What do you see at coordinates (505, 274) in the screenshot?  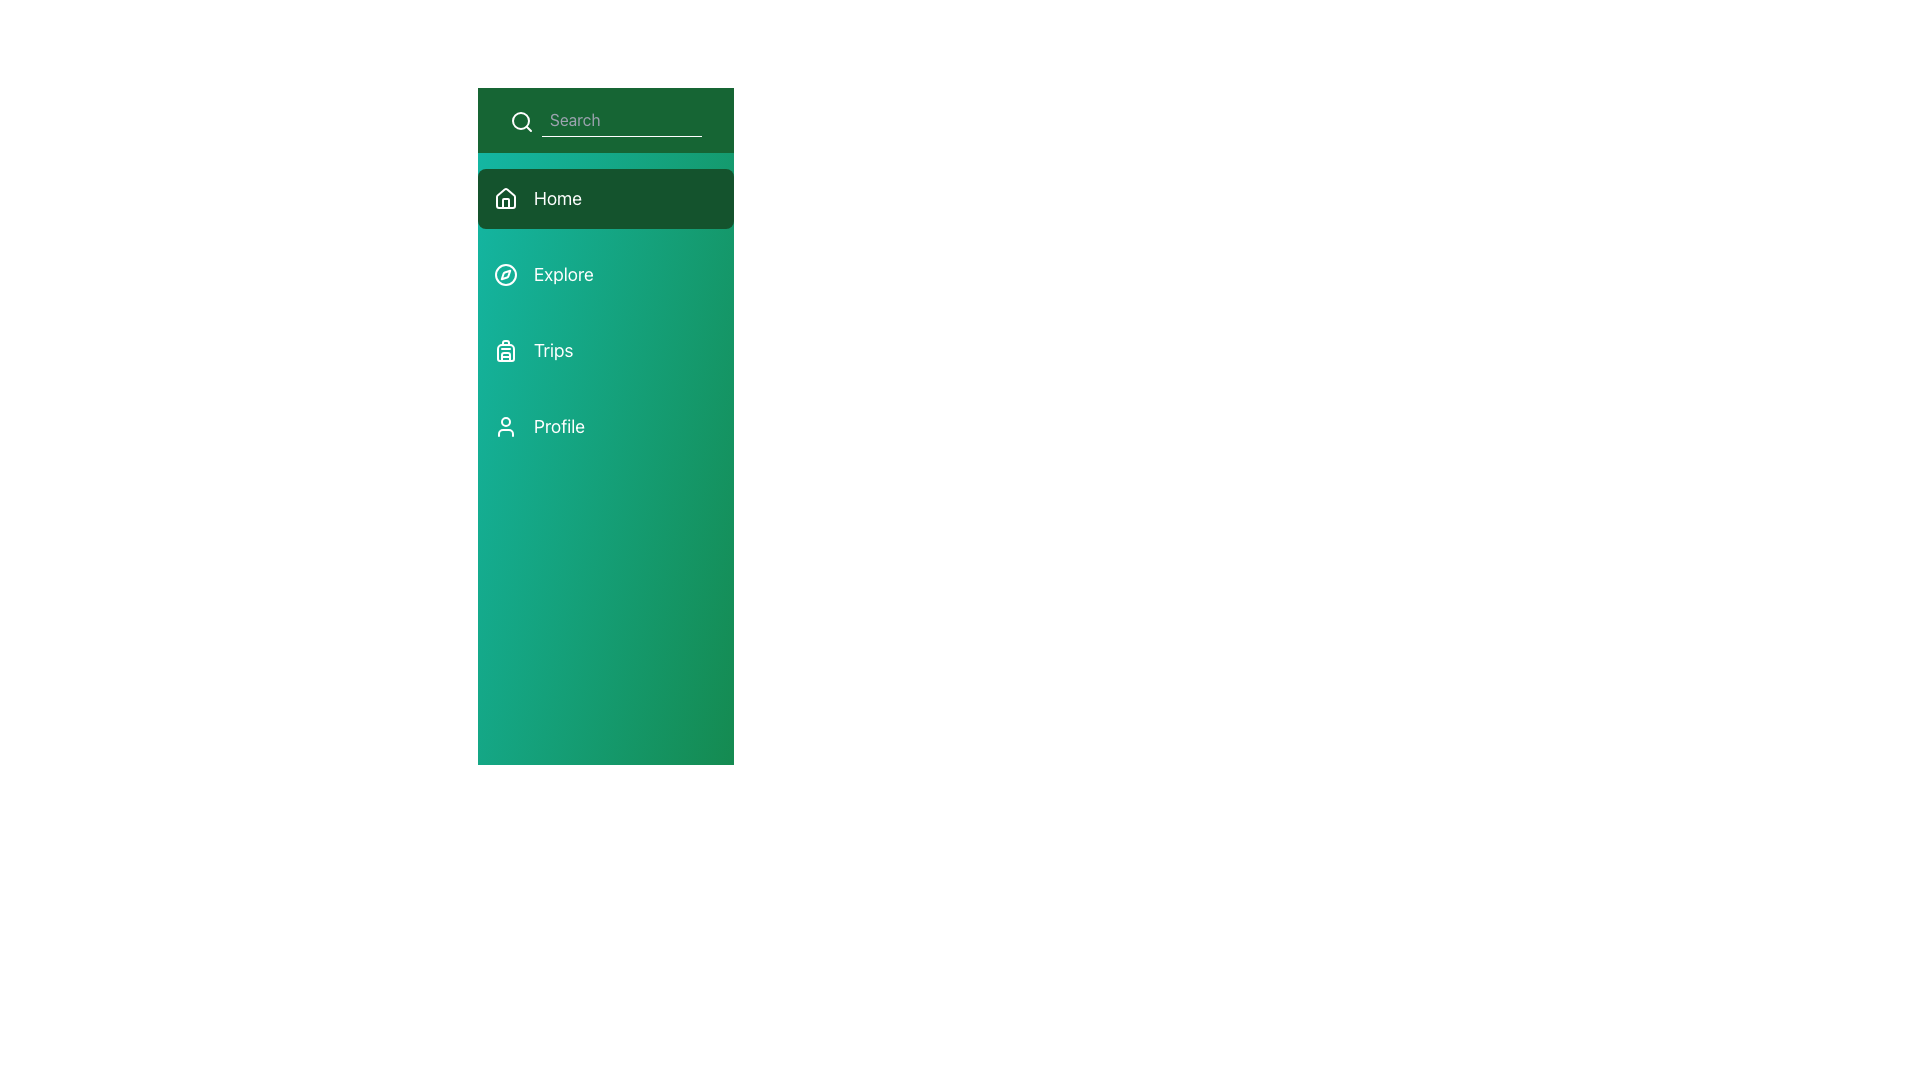 I see `the circular compass icon that is part of the 'Explore' menu` at bounding box center [505, 274].